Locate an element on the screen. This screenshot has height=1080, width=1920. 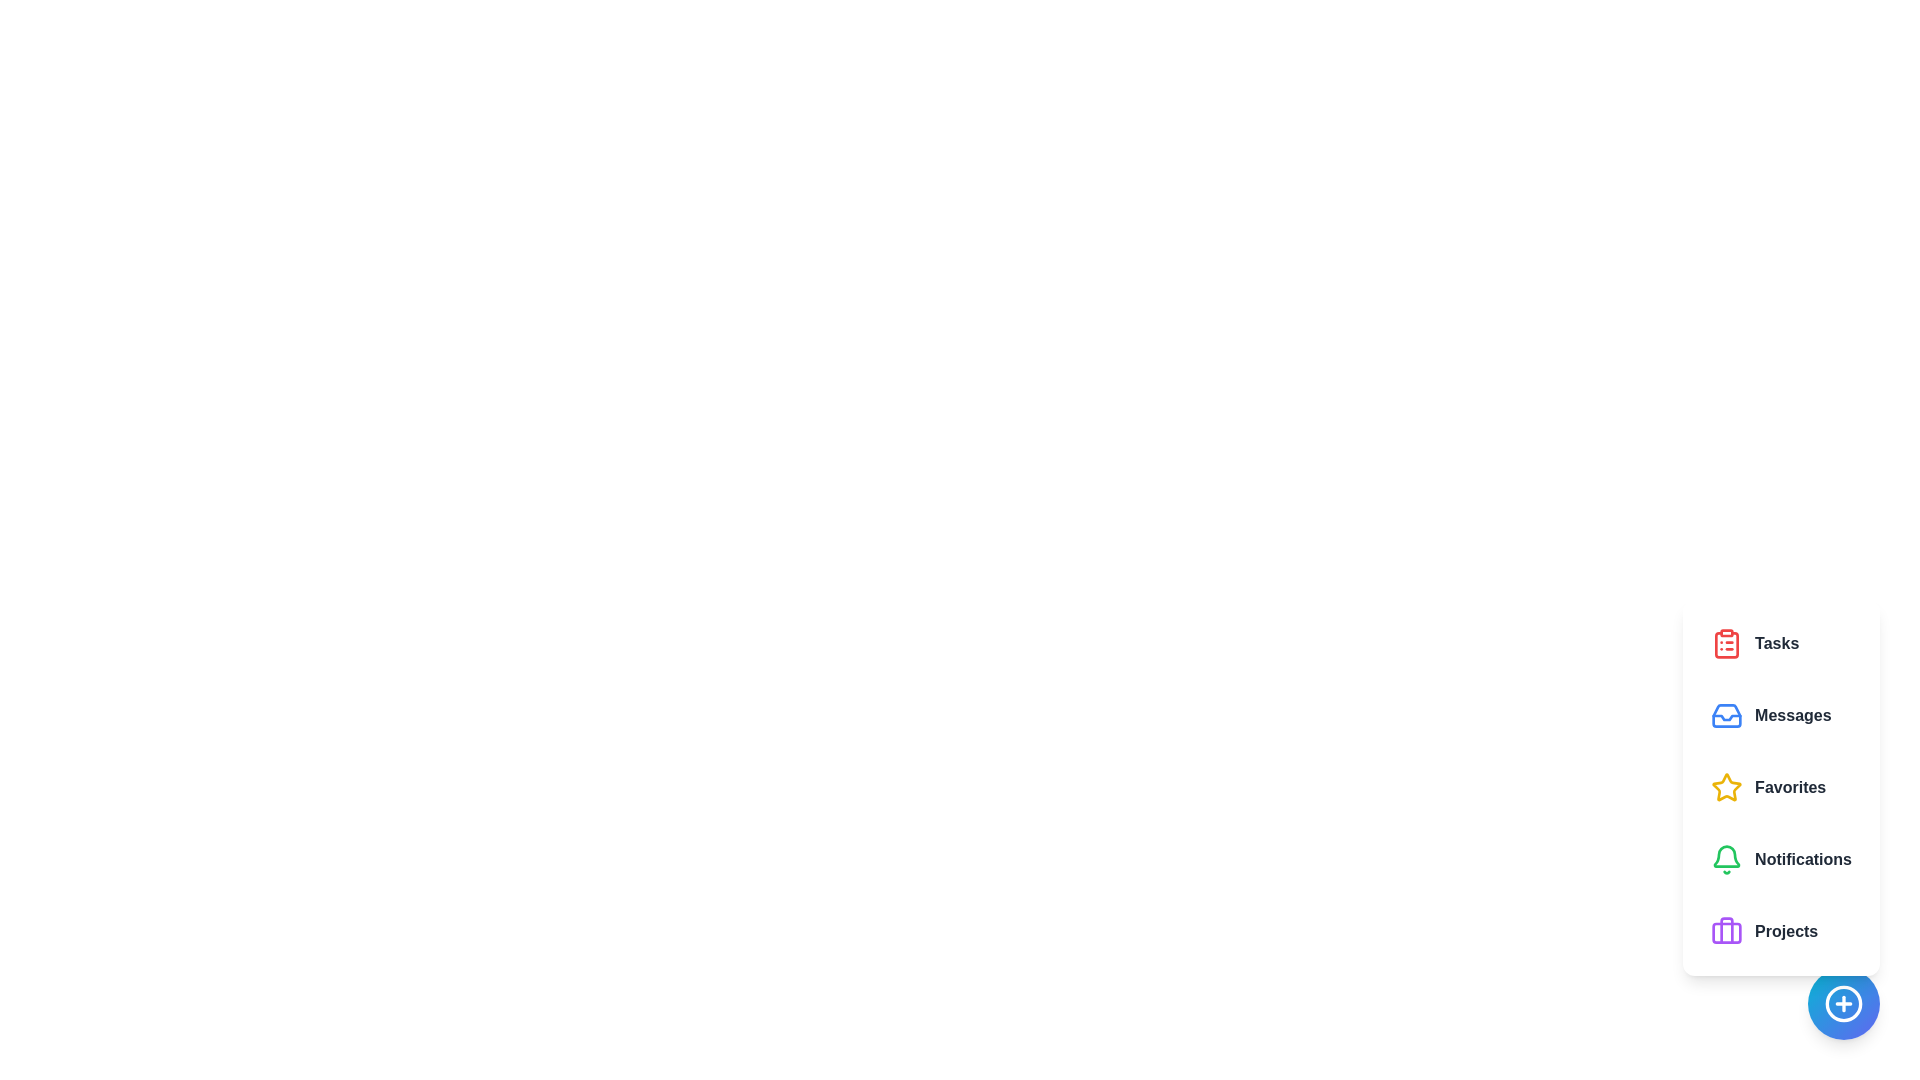
the button labeled Messages to observe visual feedback is located at coordinates (1781, 715).